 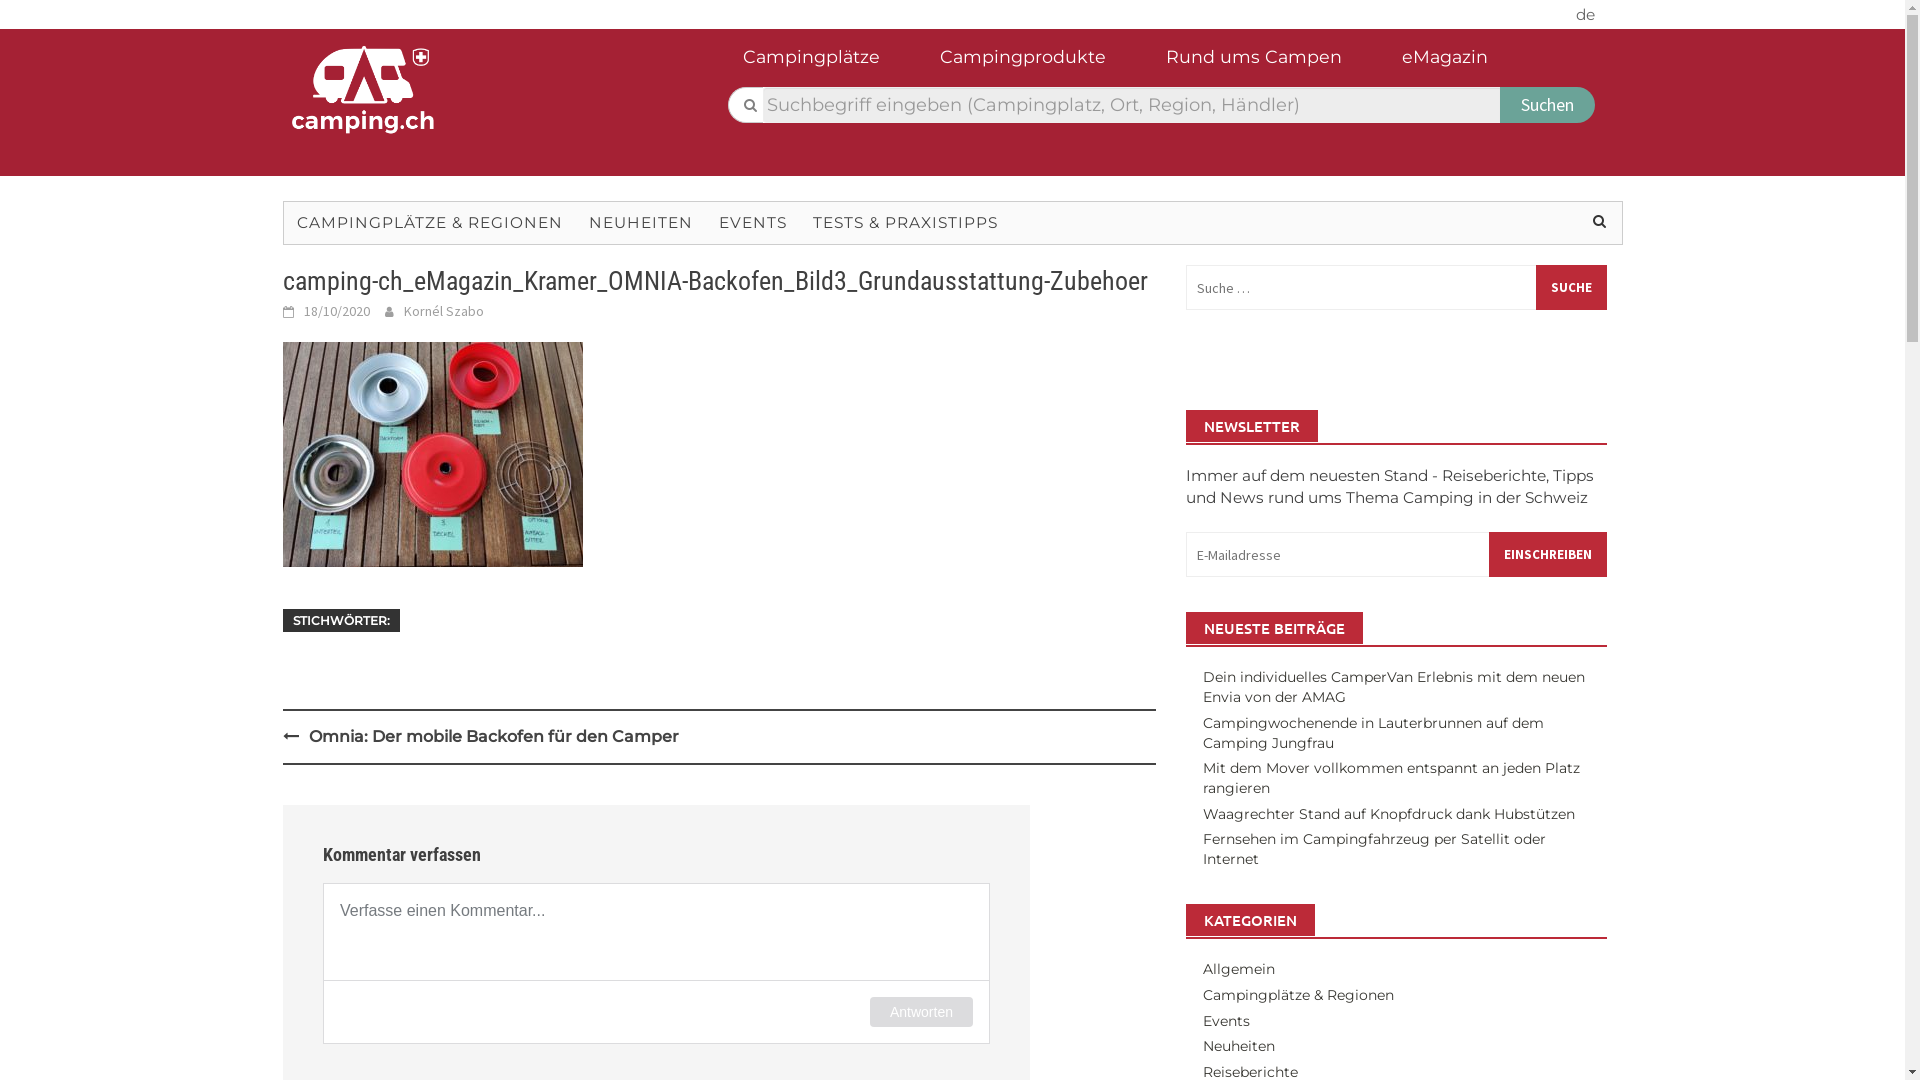 What do you see at coordinates (752, 223) in the screenshot?
I see `'EVENTS'` at bounding box center [752, 223].